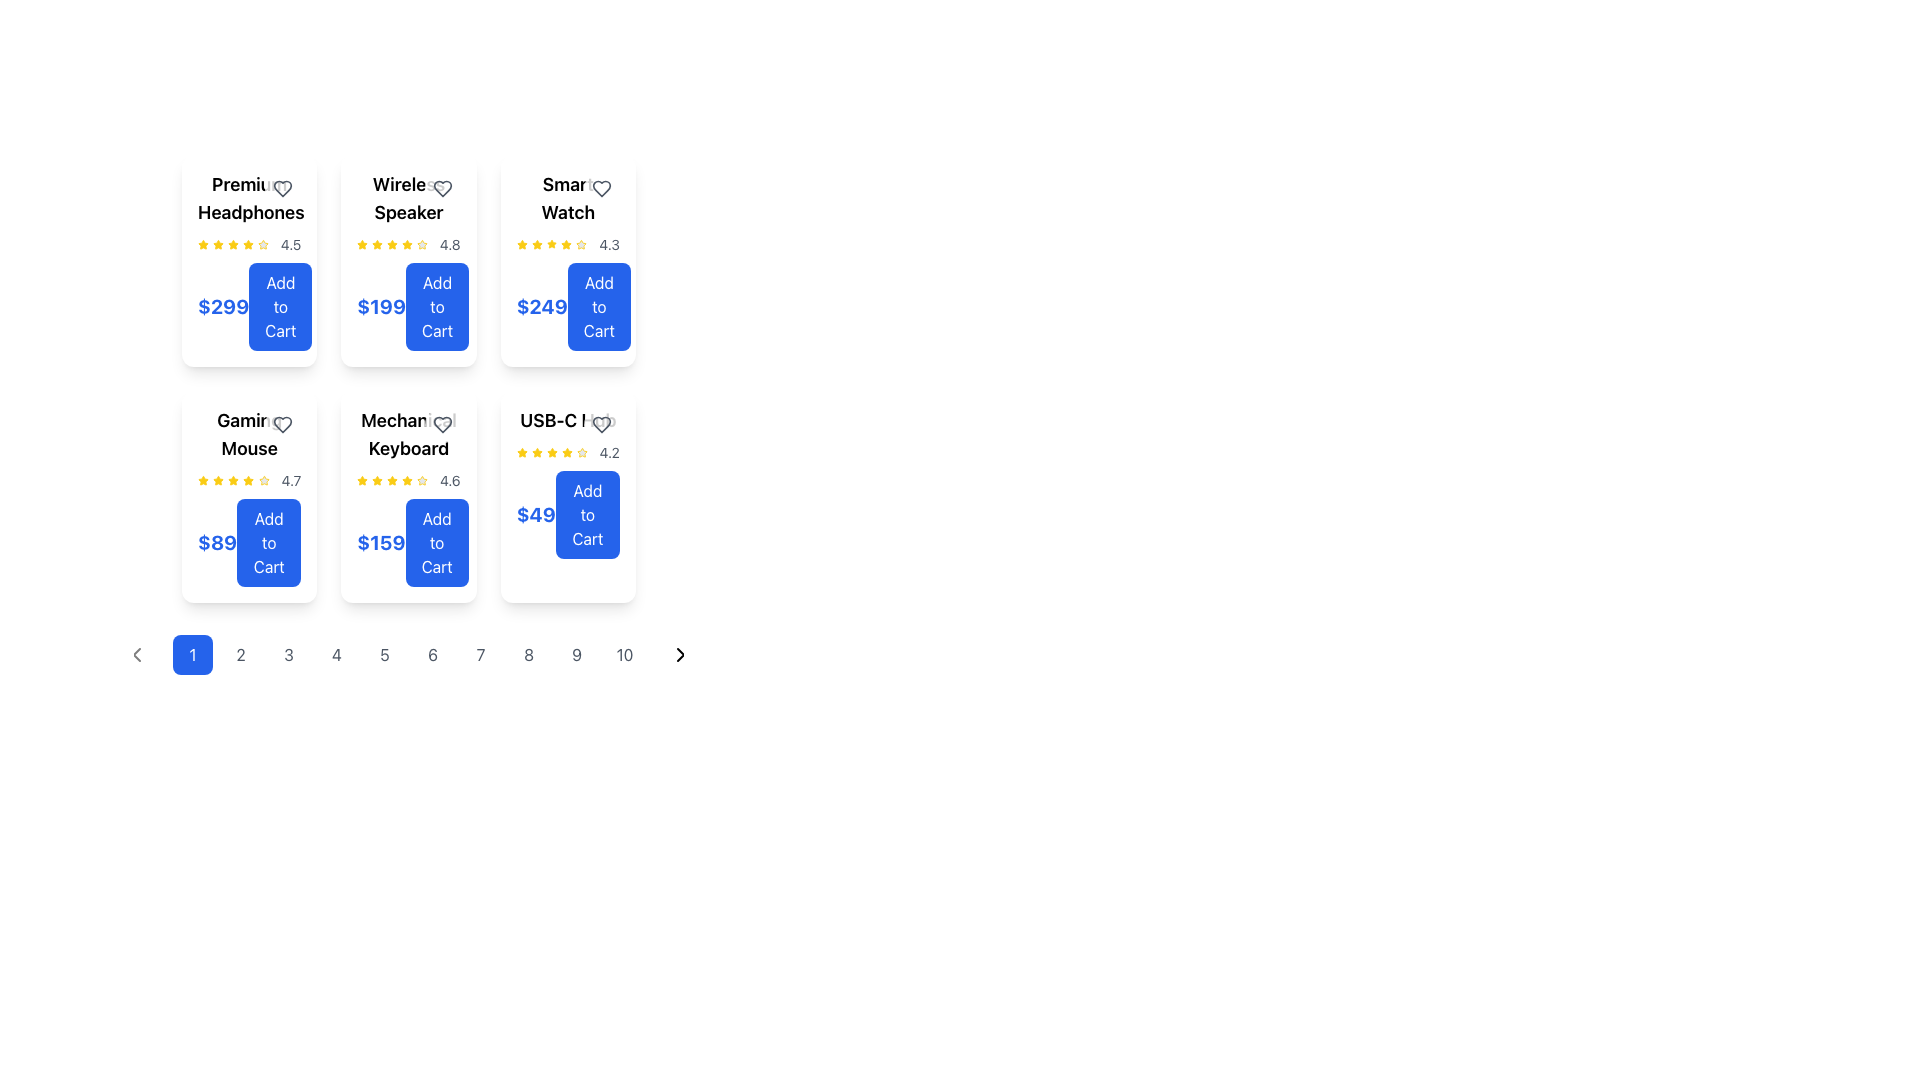  I want to click on the third star icon in the horizontal arrangement representing the rating system for the 'USB-C Hub' product, located in the bottom-right corner of the grid layout, so click(537, 452).